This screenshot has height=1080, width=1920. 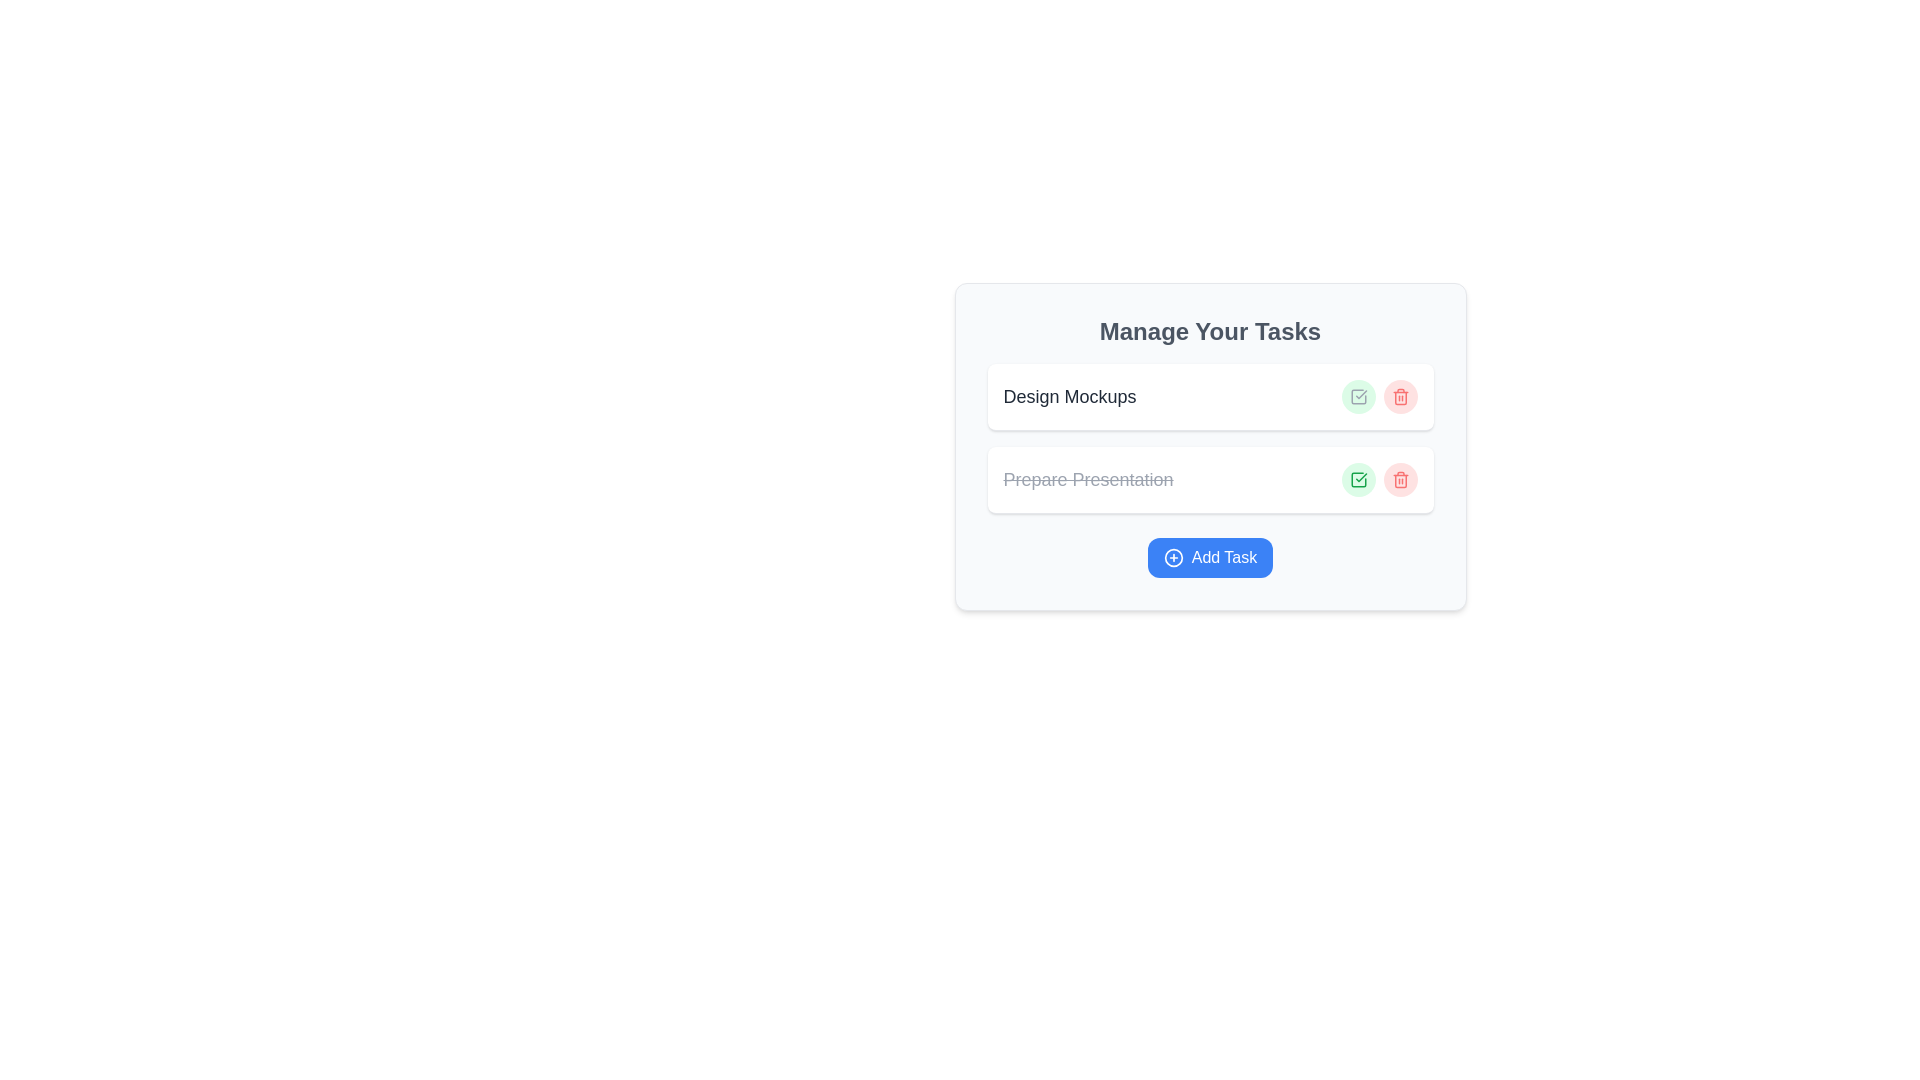 I want to click on the Text Label styled with a strikethrough line across the text 'Prepare Presentation', indicating a completed task in the task management interface, so click(x=1087, y=479).